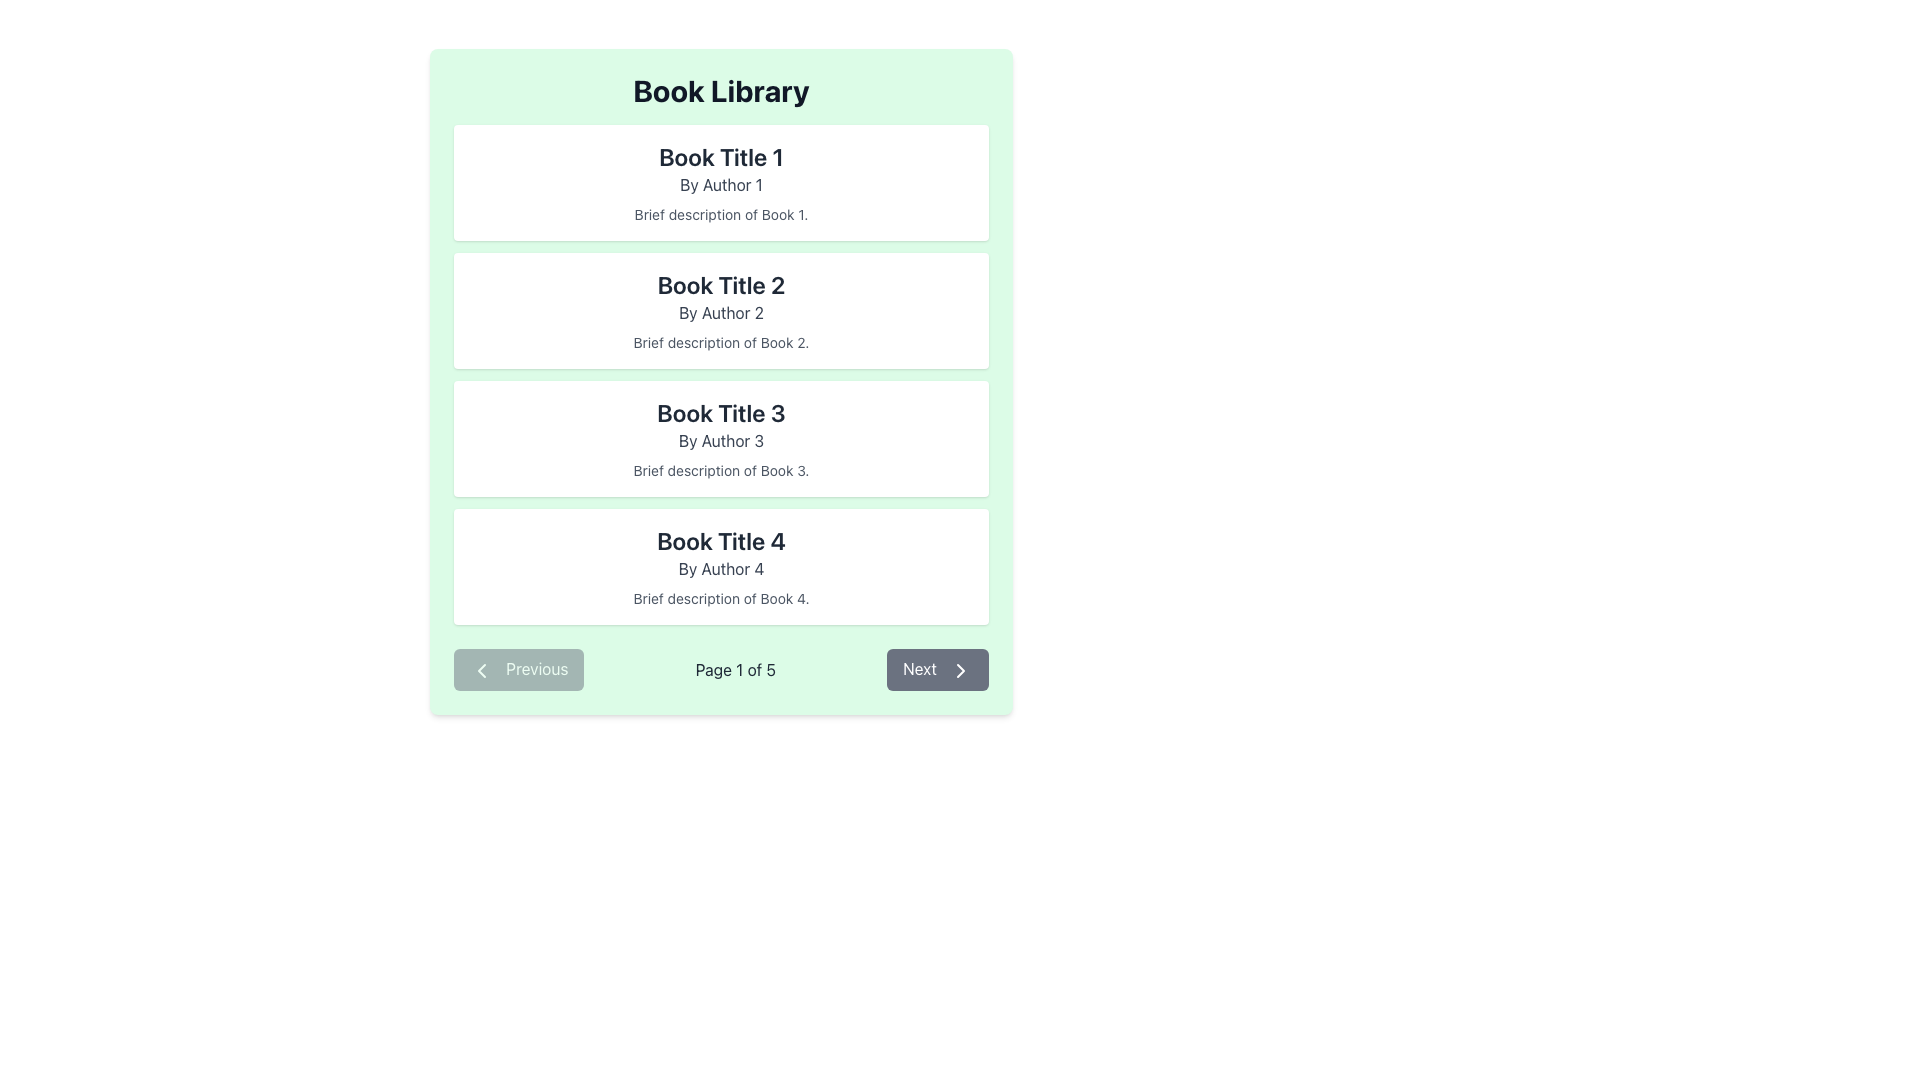  Describe the element at coordinates (720, 567) in the screenshot. I see `the Information Card at the bottom of the stack, which displays details about a book including title, author, and description` at that location.